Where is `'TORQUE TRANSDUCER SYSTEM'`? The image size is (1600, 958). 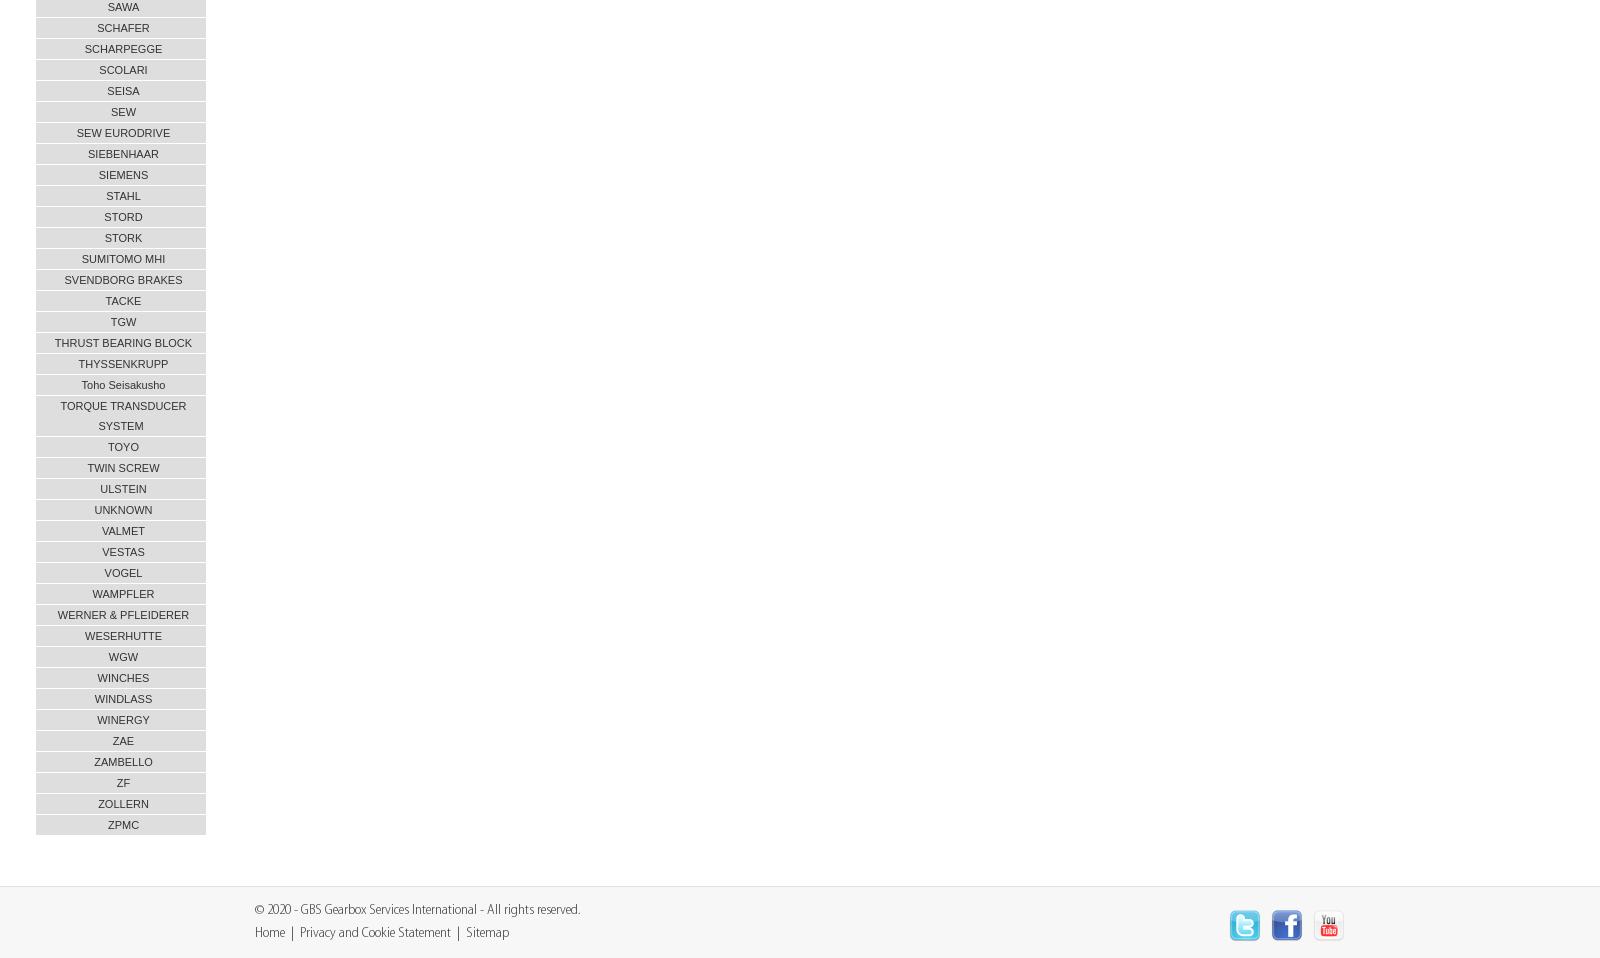
'TORQUE TRANSDUCER SYSTEM' is located at coordinates (59, 415).